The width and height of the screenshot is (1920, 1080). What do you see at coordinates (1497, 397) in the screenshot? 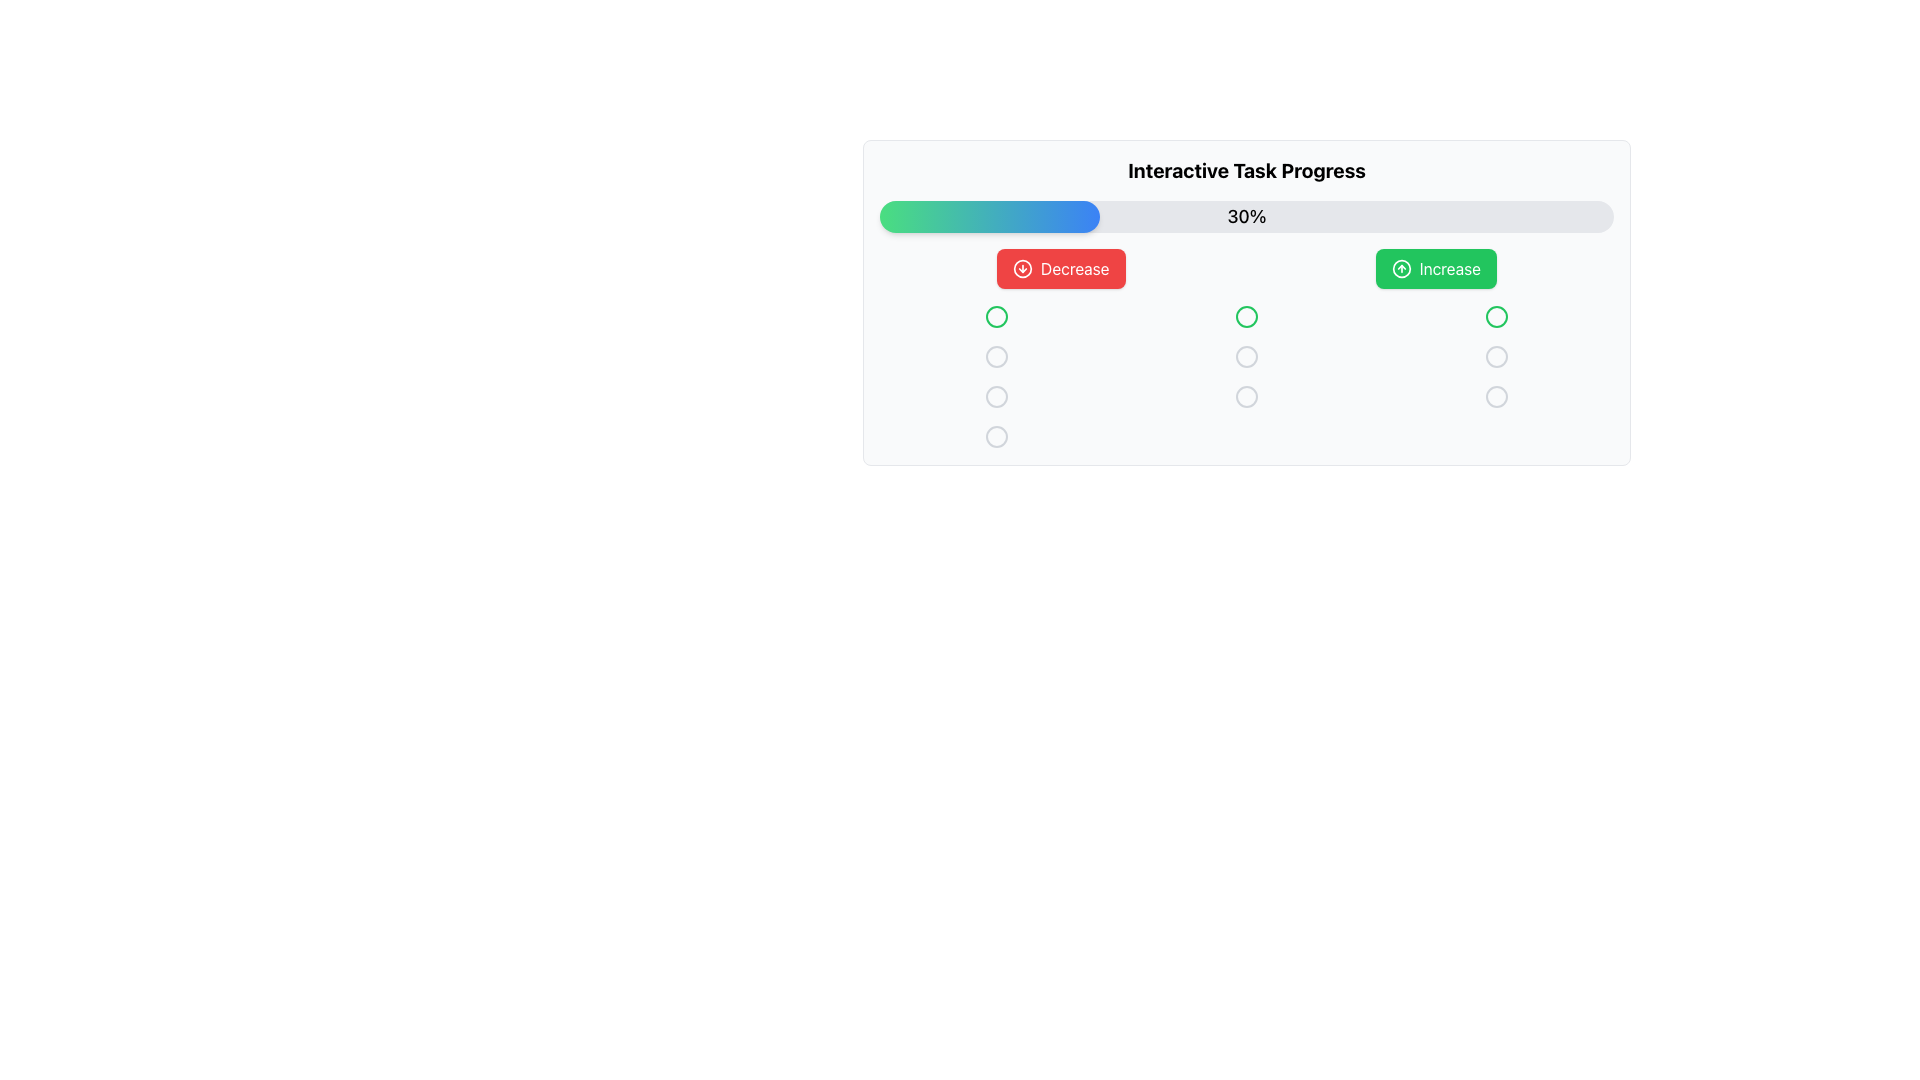
I see `the circular icon with a light gray border and hollow center located at the bottom-right of the grid` at bounding box center [1497, 397].